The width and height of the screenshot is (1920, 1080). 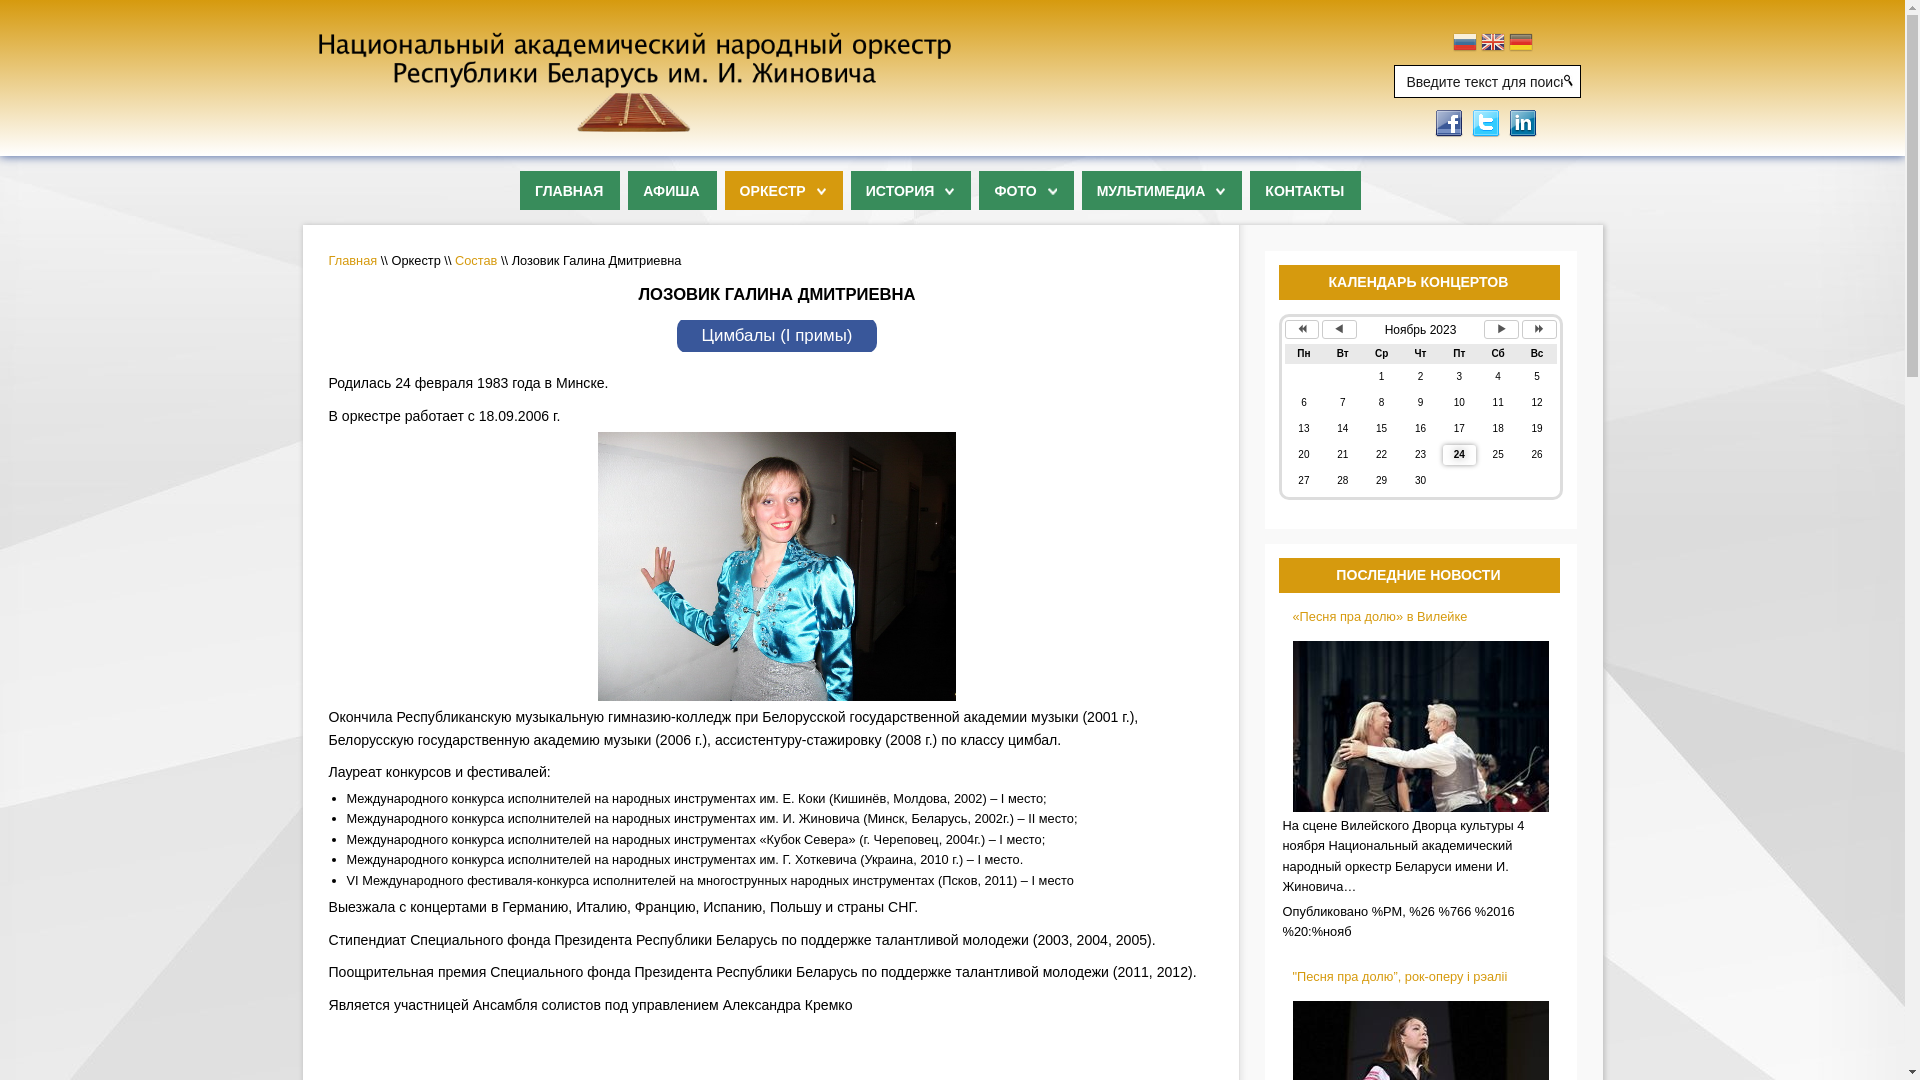 What do you see at coordinates (1464, 44) in the screenshot?
I see `'Russian'` at bounding box center [1464, 44].